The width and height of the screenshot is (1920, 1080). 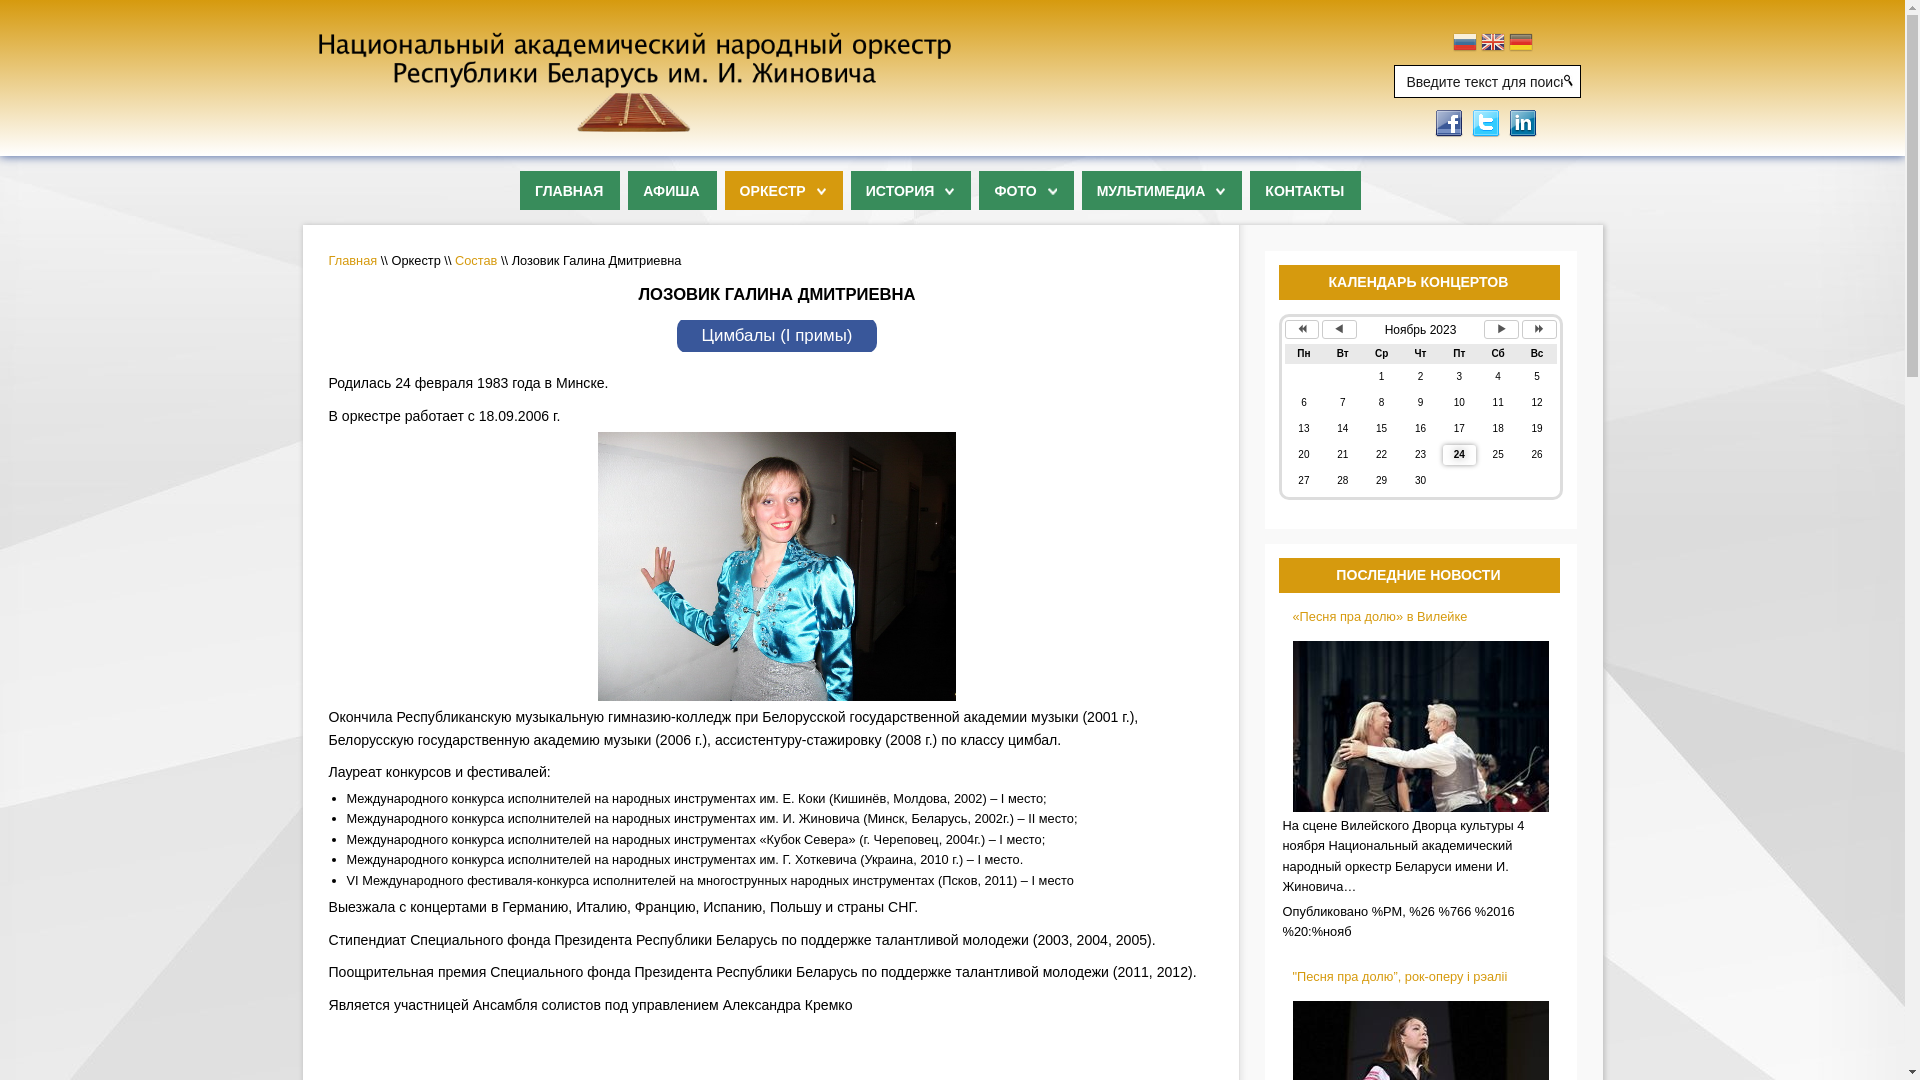 What do you see at coordinates (1464, 44) in the screenshot?
I see `'Russian'` at bounding box center [1464, 44].